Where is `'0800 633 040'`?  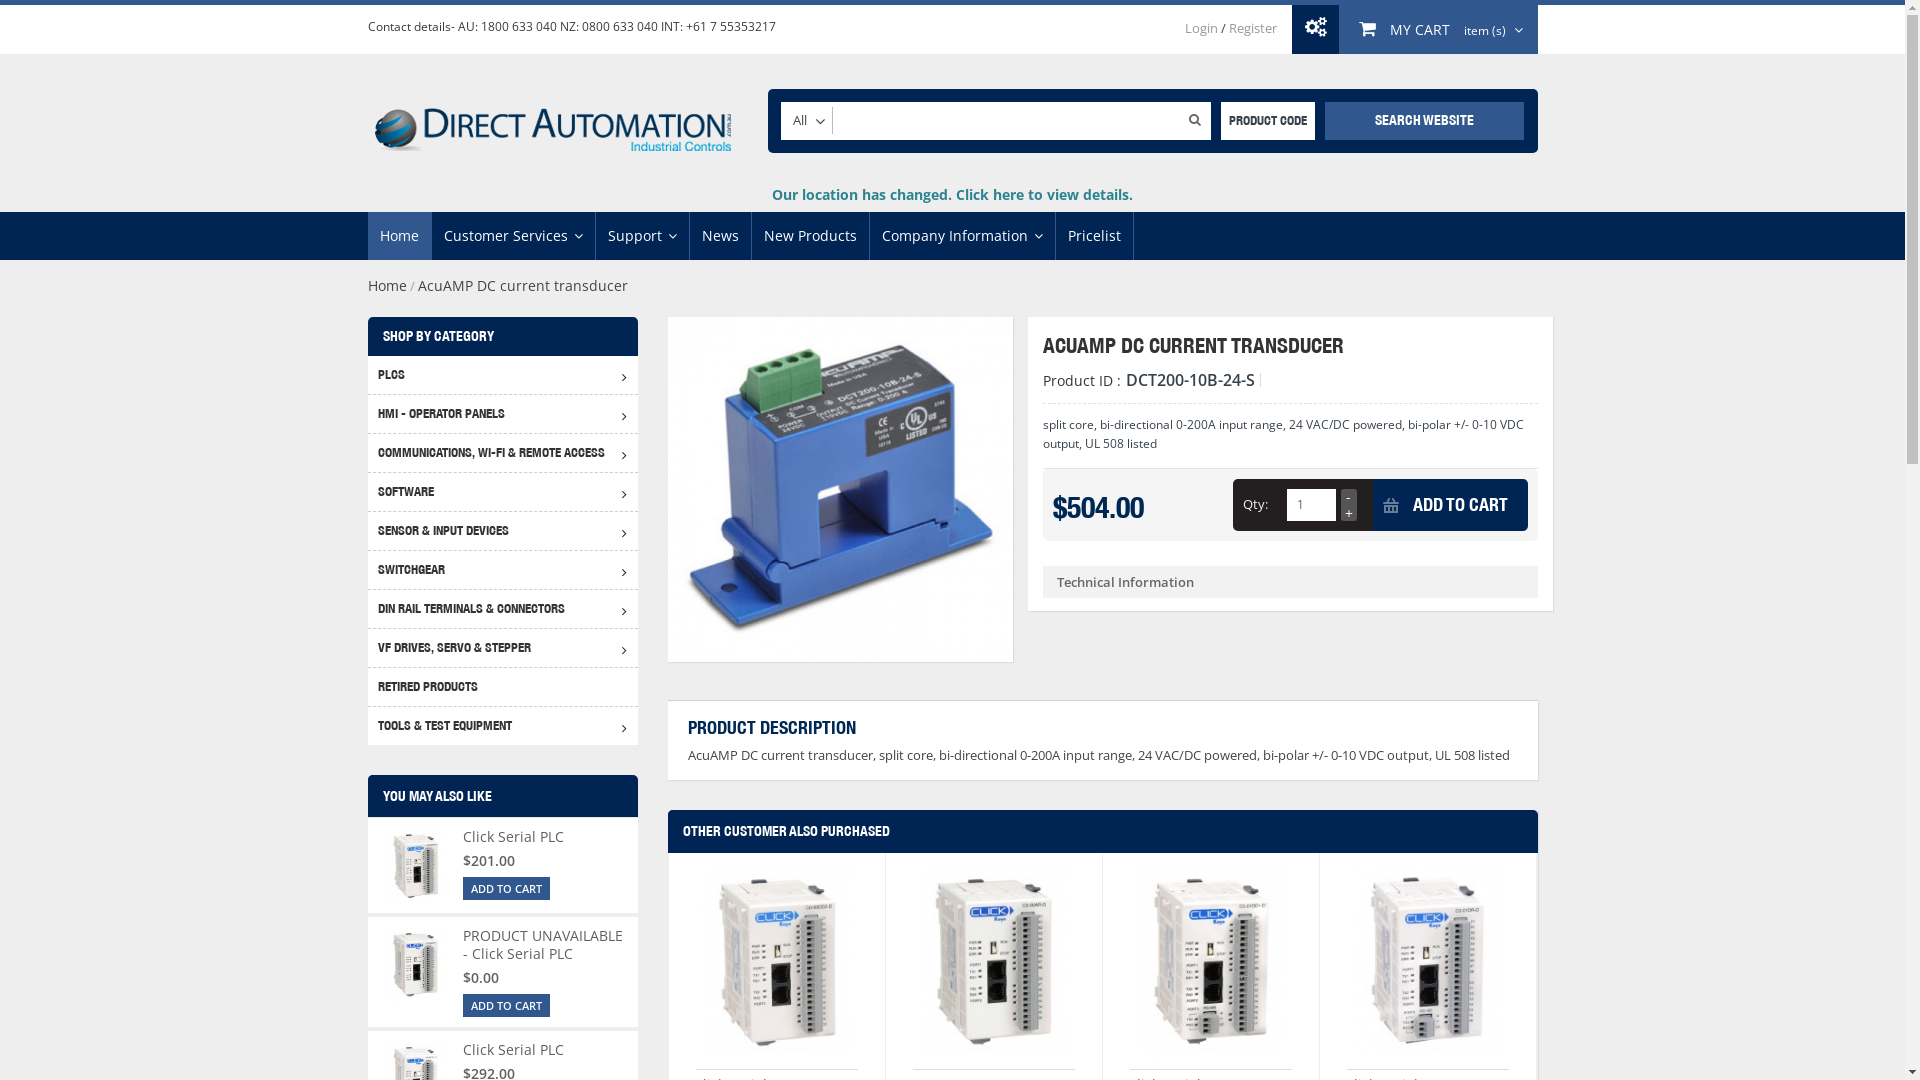
'0800 633 040' is located at coordinates (618, 26).